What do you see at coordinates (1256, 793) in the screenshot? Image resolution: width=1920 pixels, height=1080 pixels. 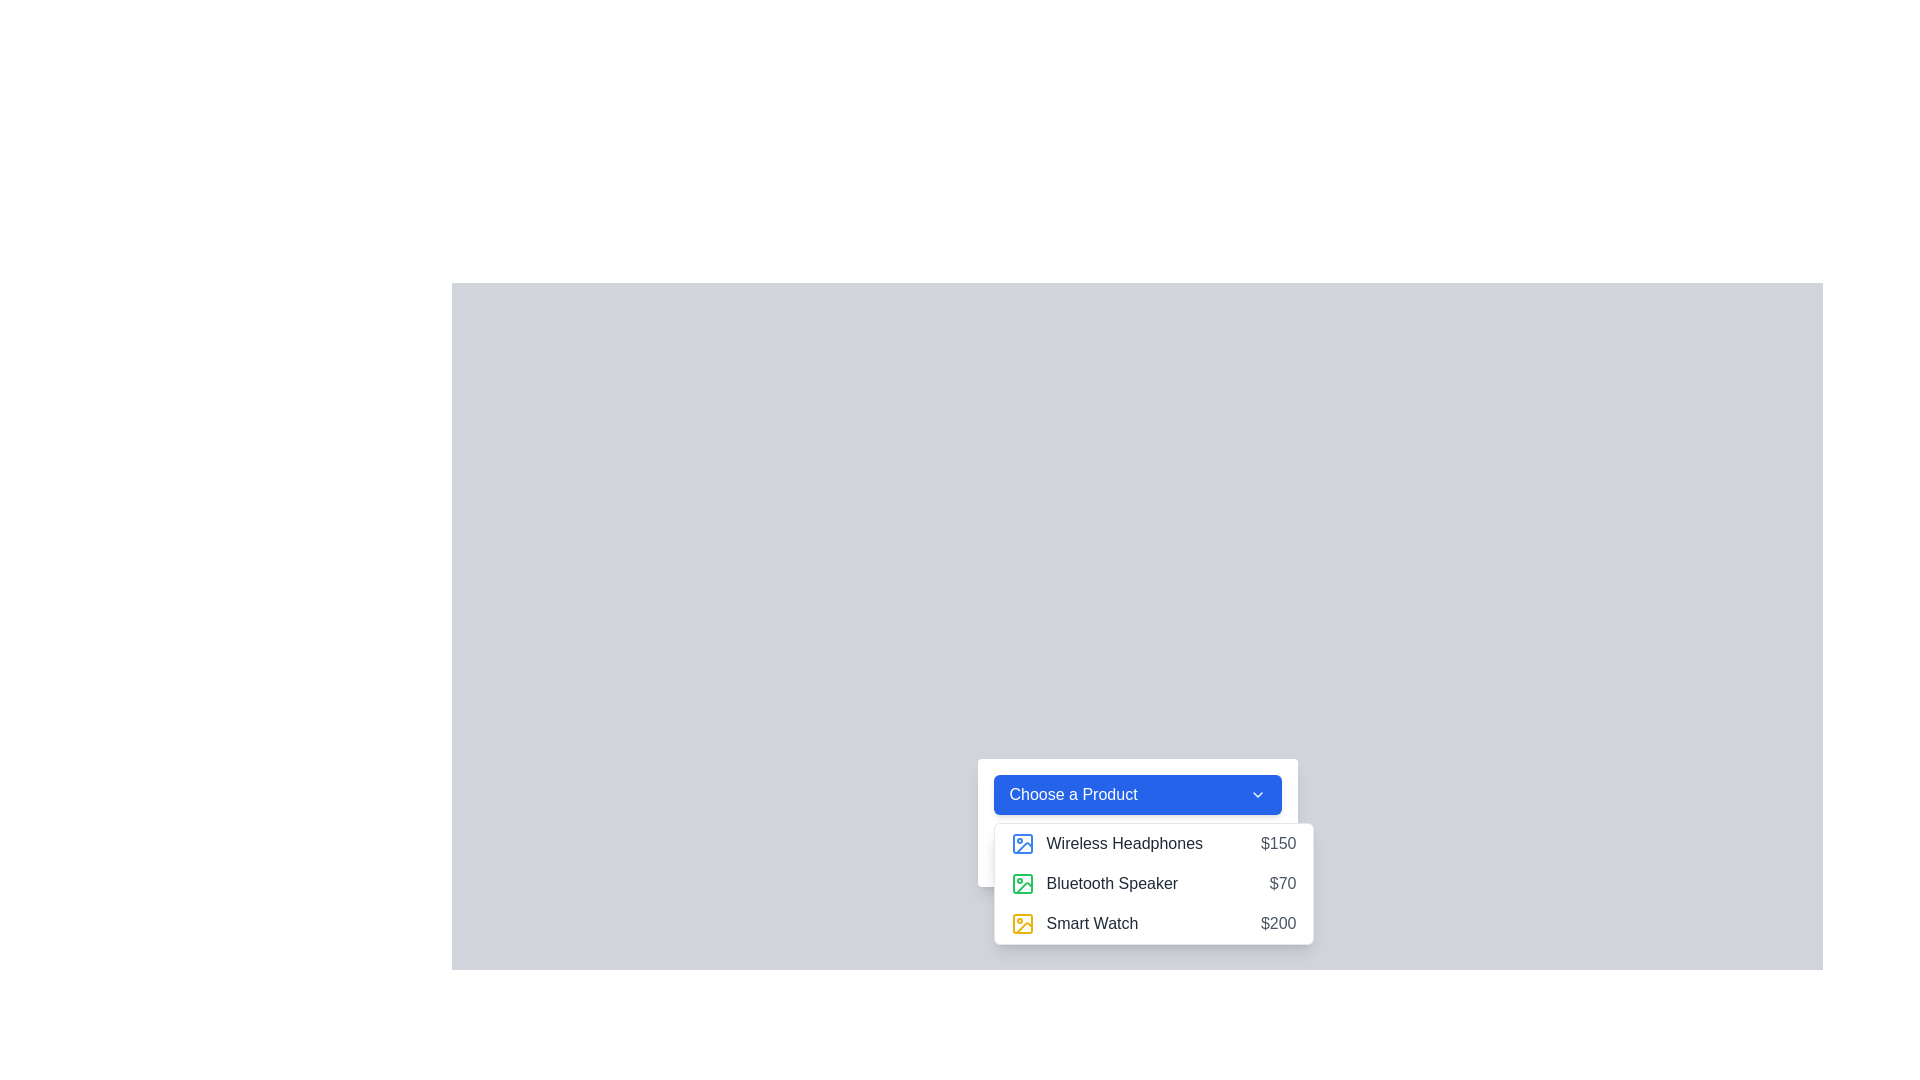 I see `the downward-pointing chevron icon inside the 'Choose a Product' button` at bounding box center [1256, 793].